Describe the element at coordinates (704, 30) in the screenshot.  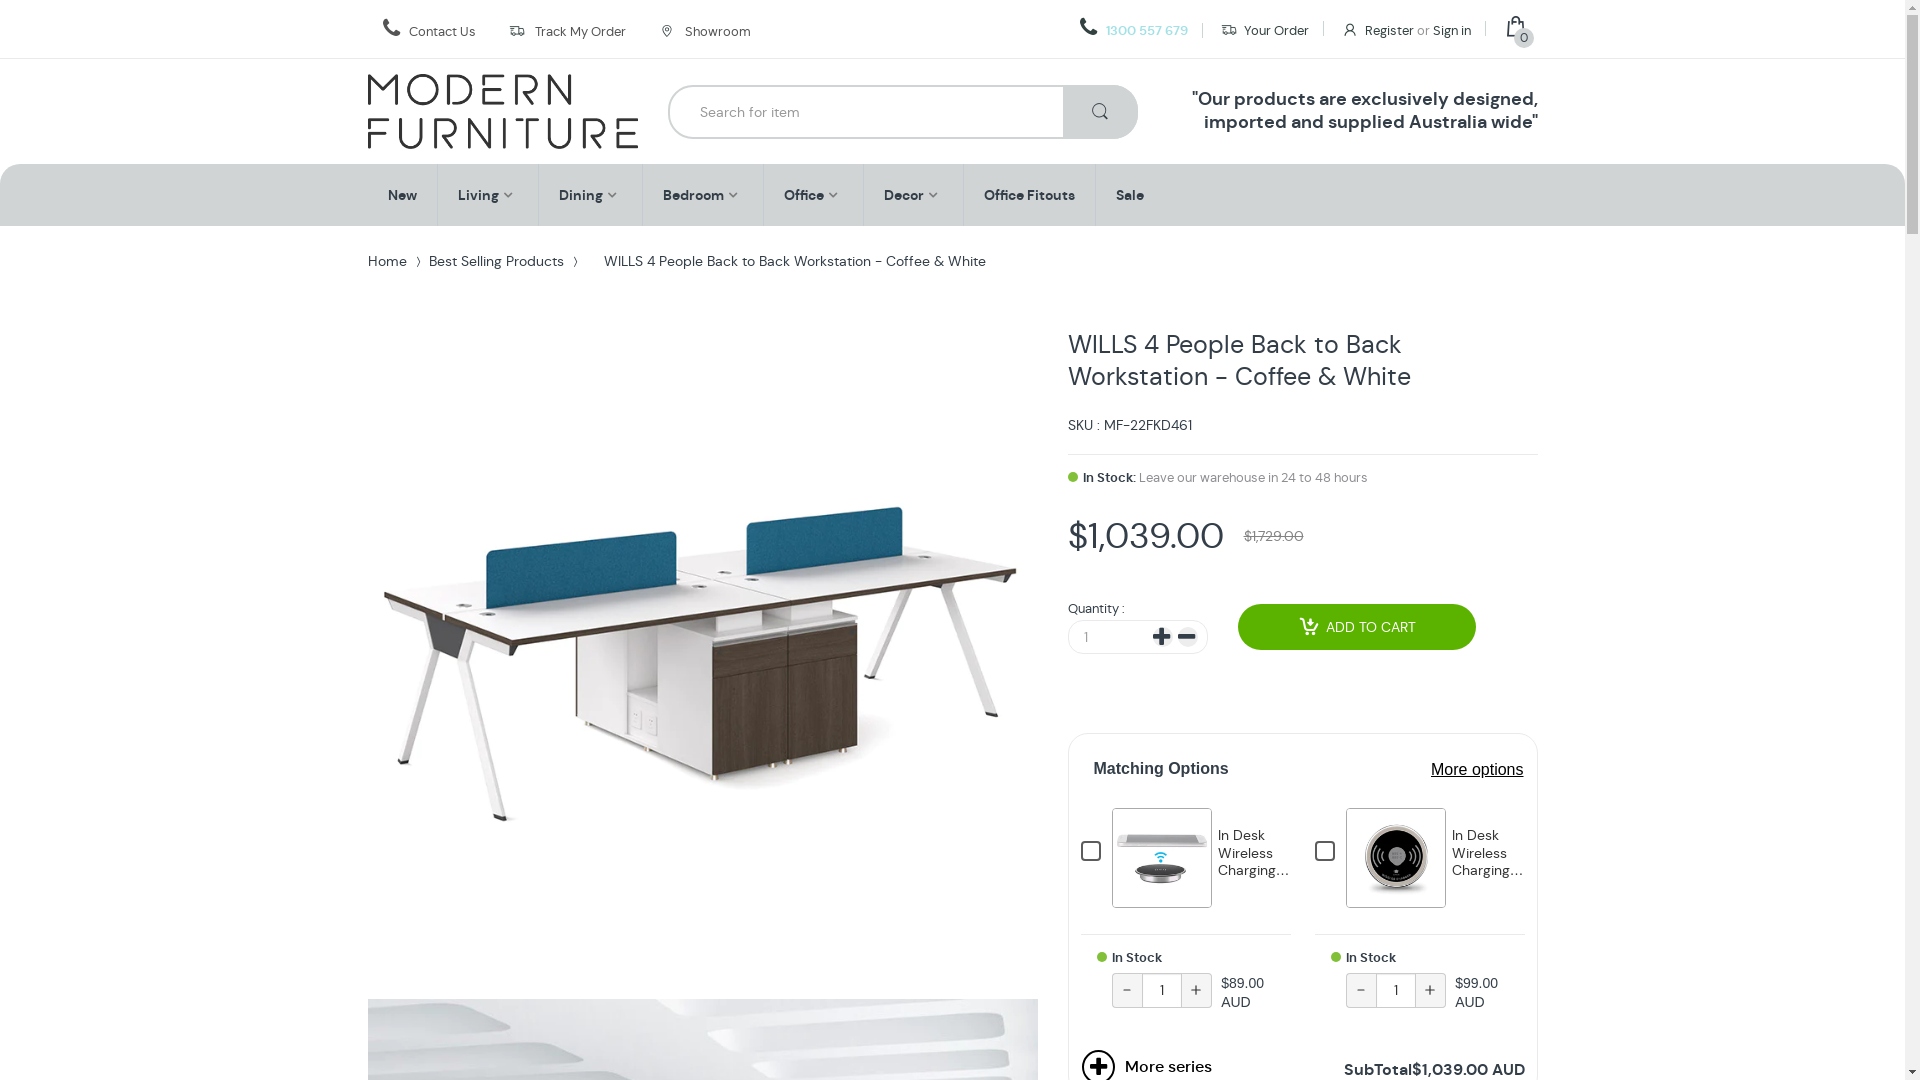
I see `'Showroom'` at that location.